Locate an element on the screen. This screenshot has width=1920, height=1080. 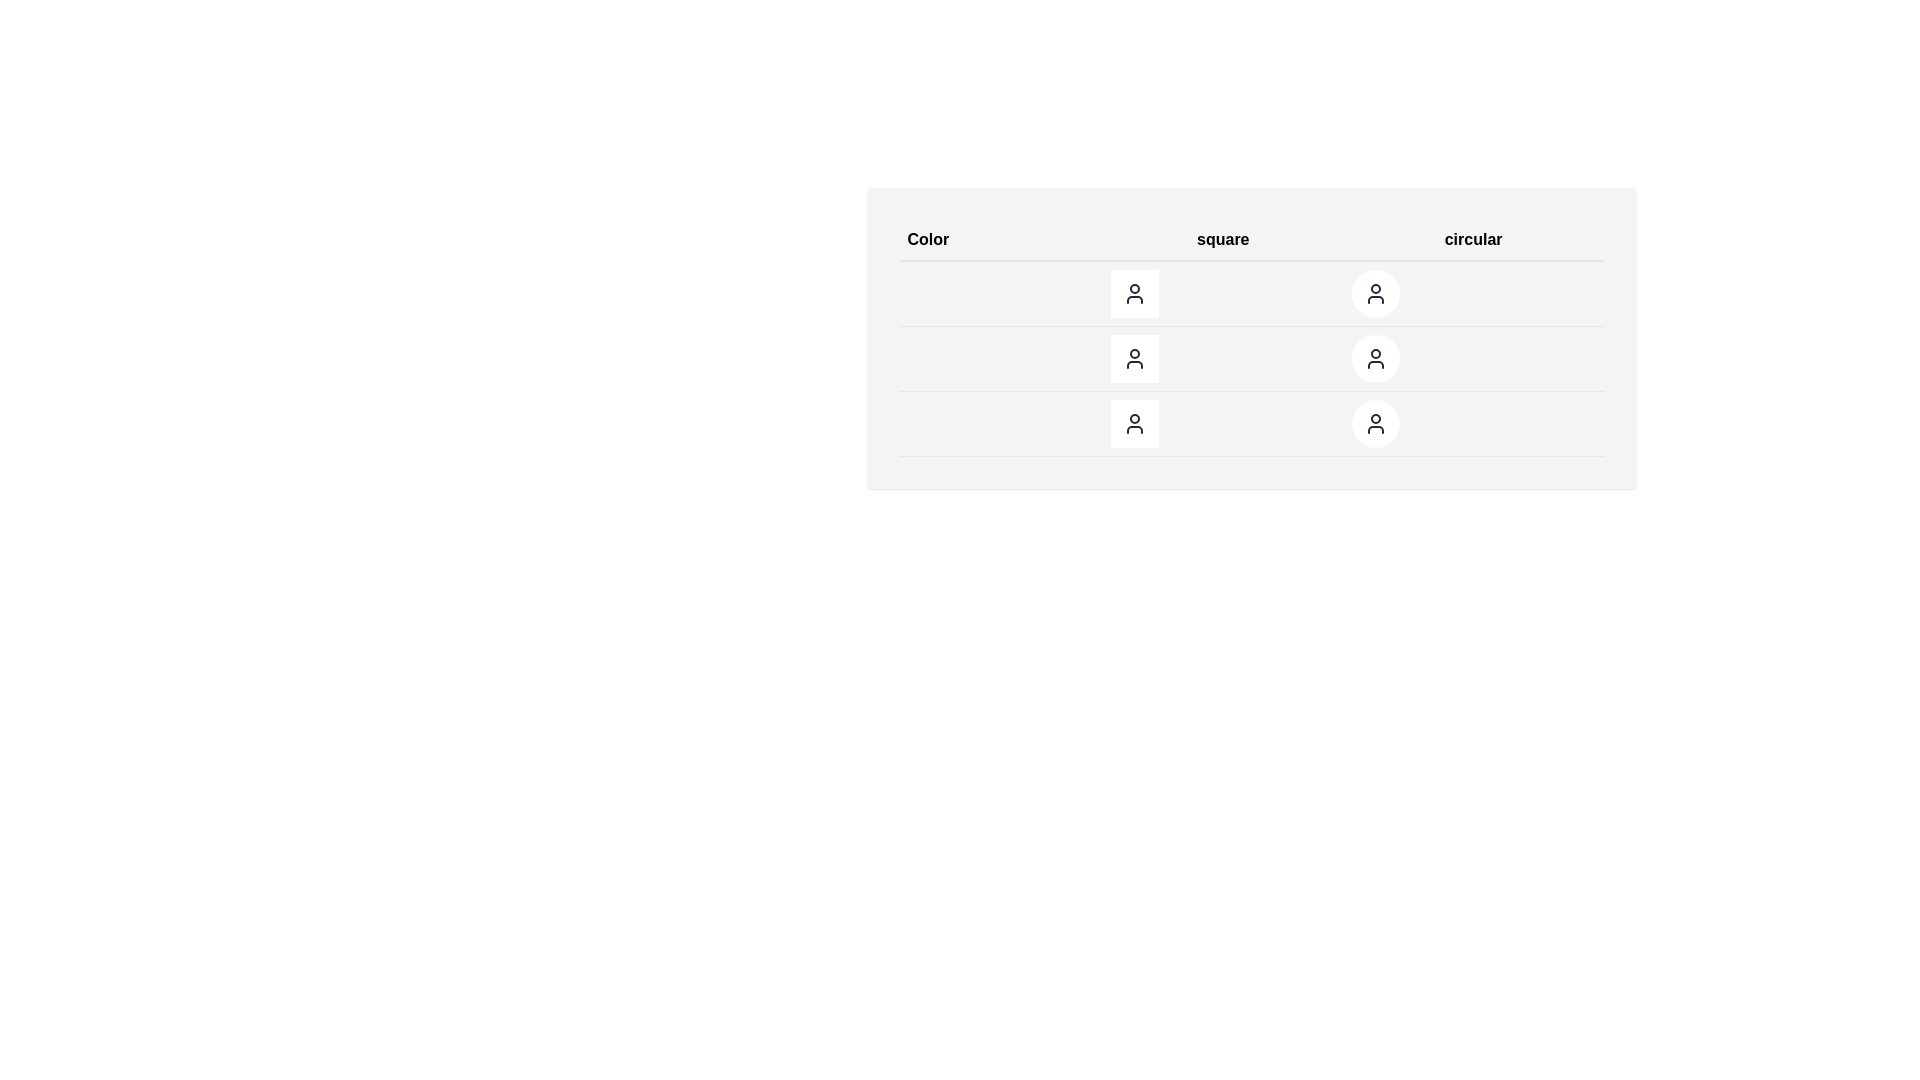
the user profile graphical icon located in the second column of the third row under the 'circular' column header is located at coordinates (1374, 357).